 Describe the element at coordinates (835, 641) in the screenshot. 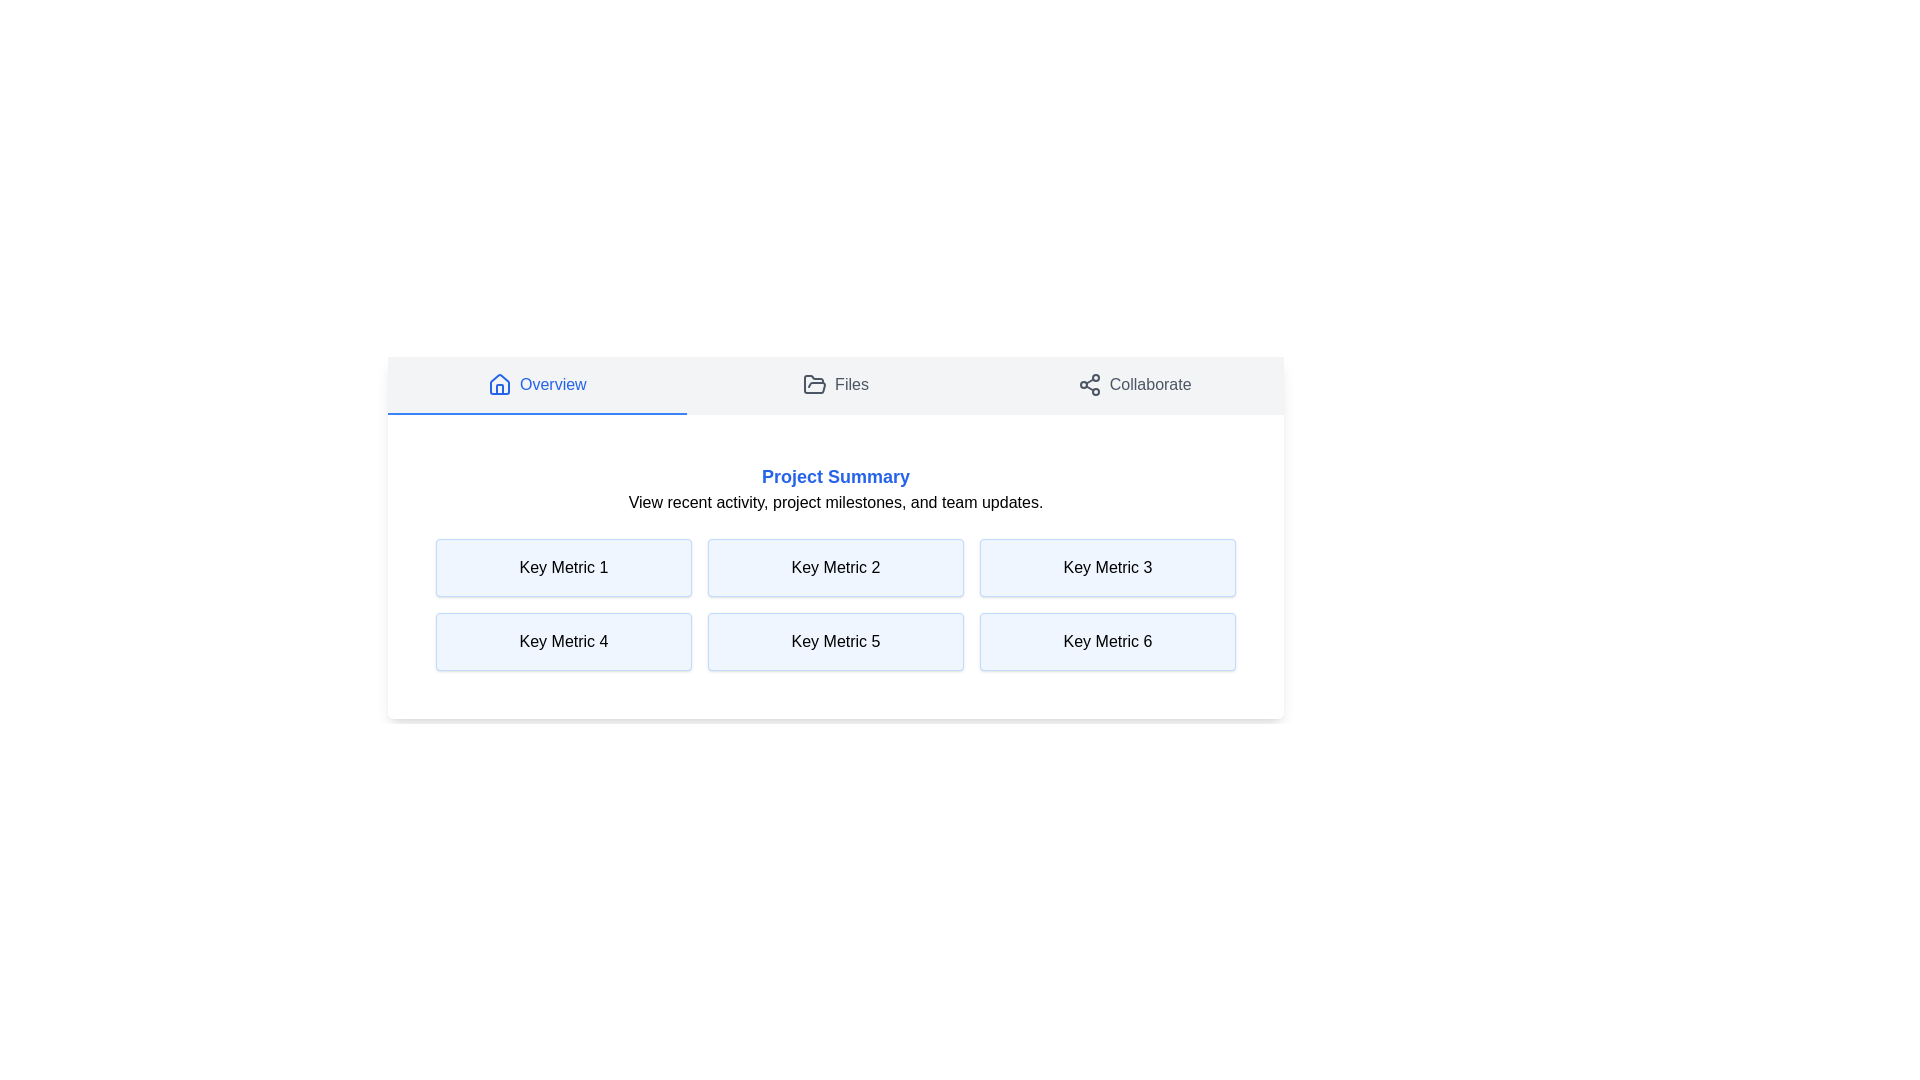

I see `the label with the text 'Key Metric 5', which is a light blue rectangular box with a thin blue border and rounded corners, located in the second row and second column of a grid layout` at that location.